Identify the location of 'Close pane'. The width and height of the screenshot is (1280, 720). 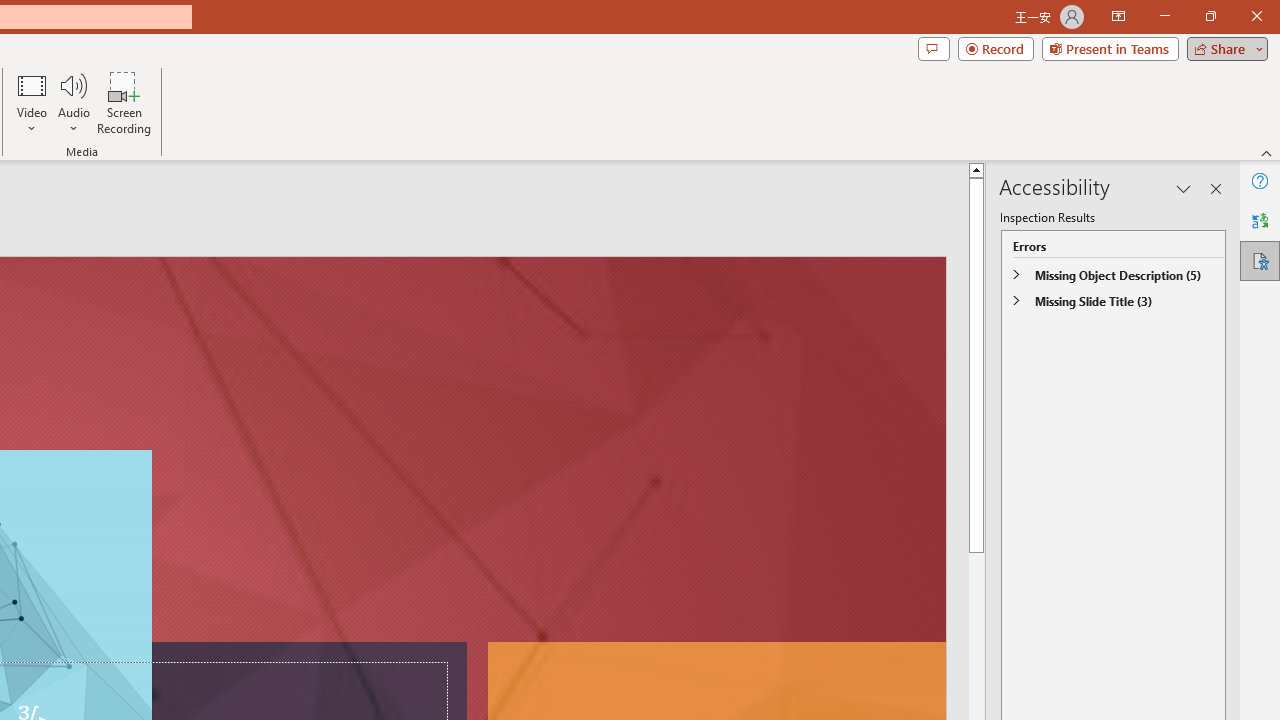
(1215, 189).